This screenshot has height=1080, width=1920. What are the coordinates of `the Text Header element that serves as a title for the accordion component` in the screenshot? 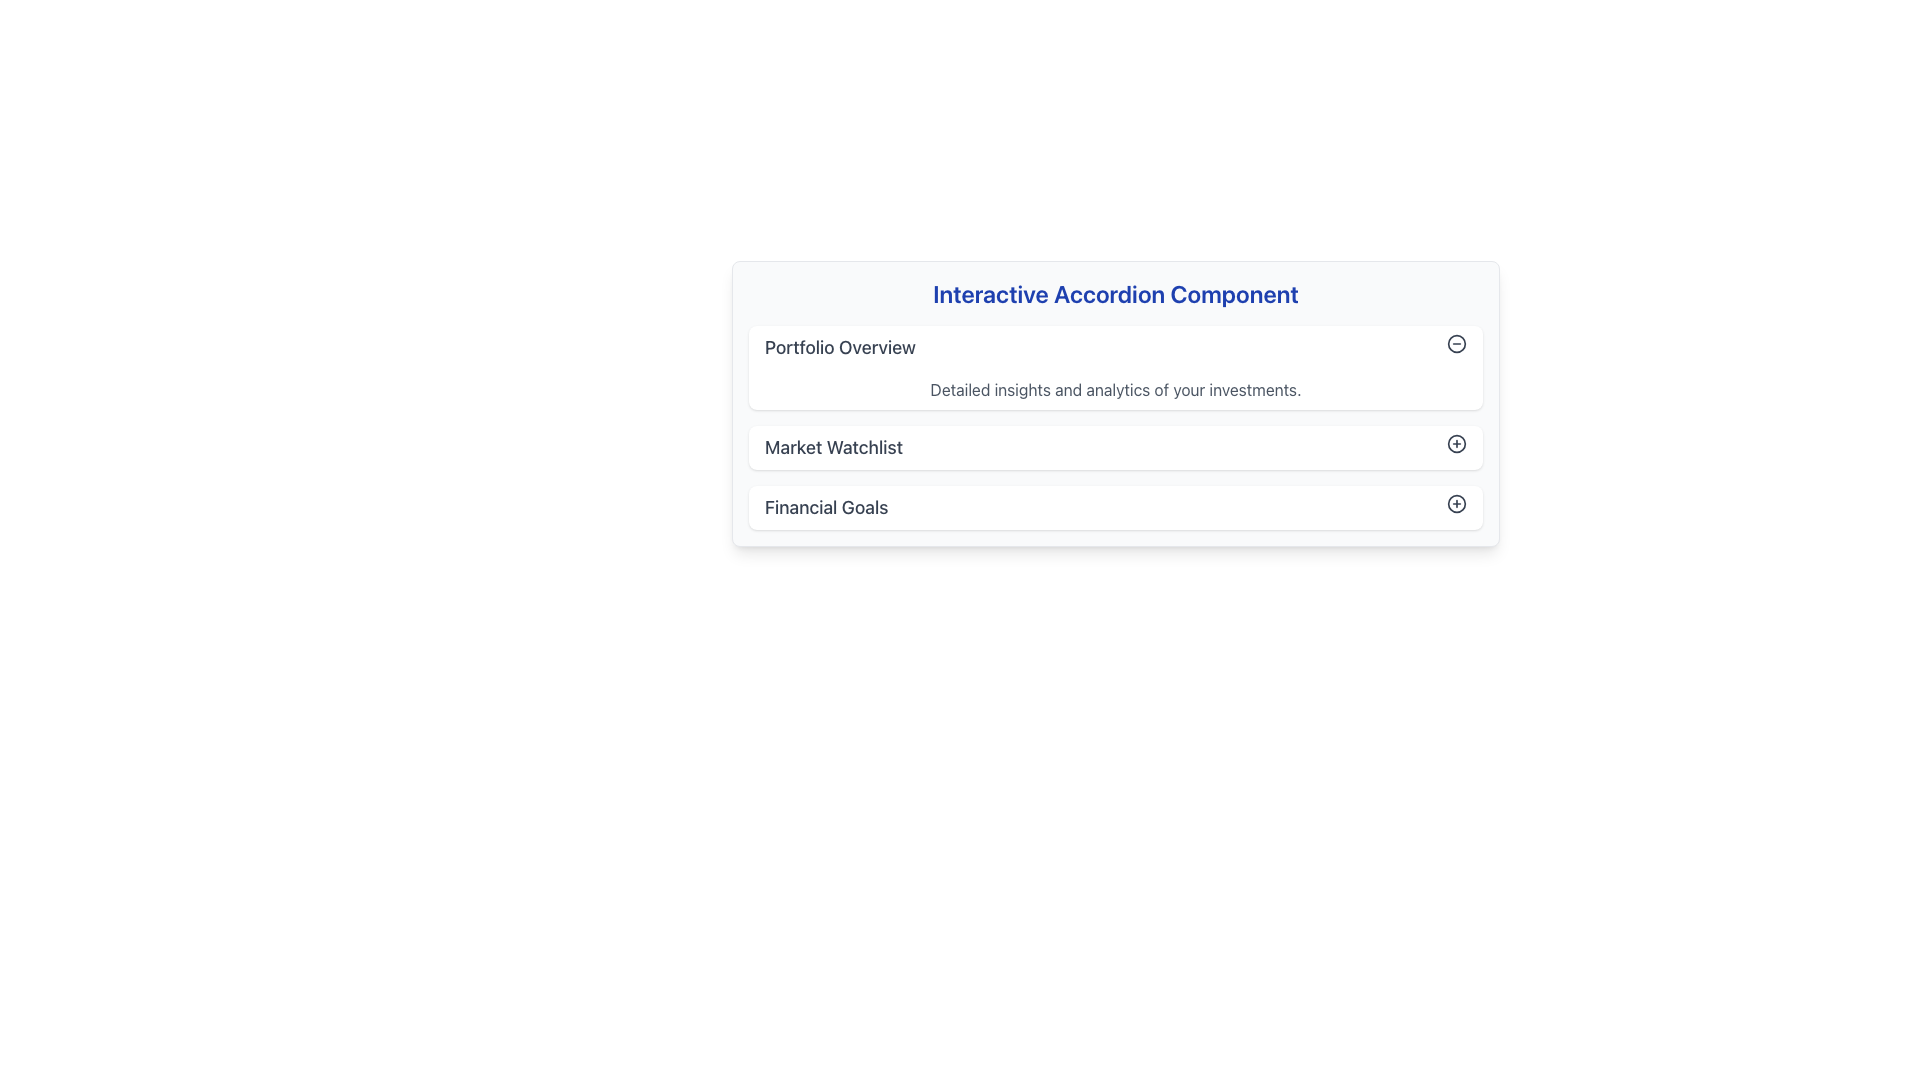 It's located at (1115, 293).